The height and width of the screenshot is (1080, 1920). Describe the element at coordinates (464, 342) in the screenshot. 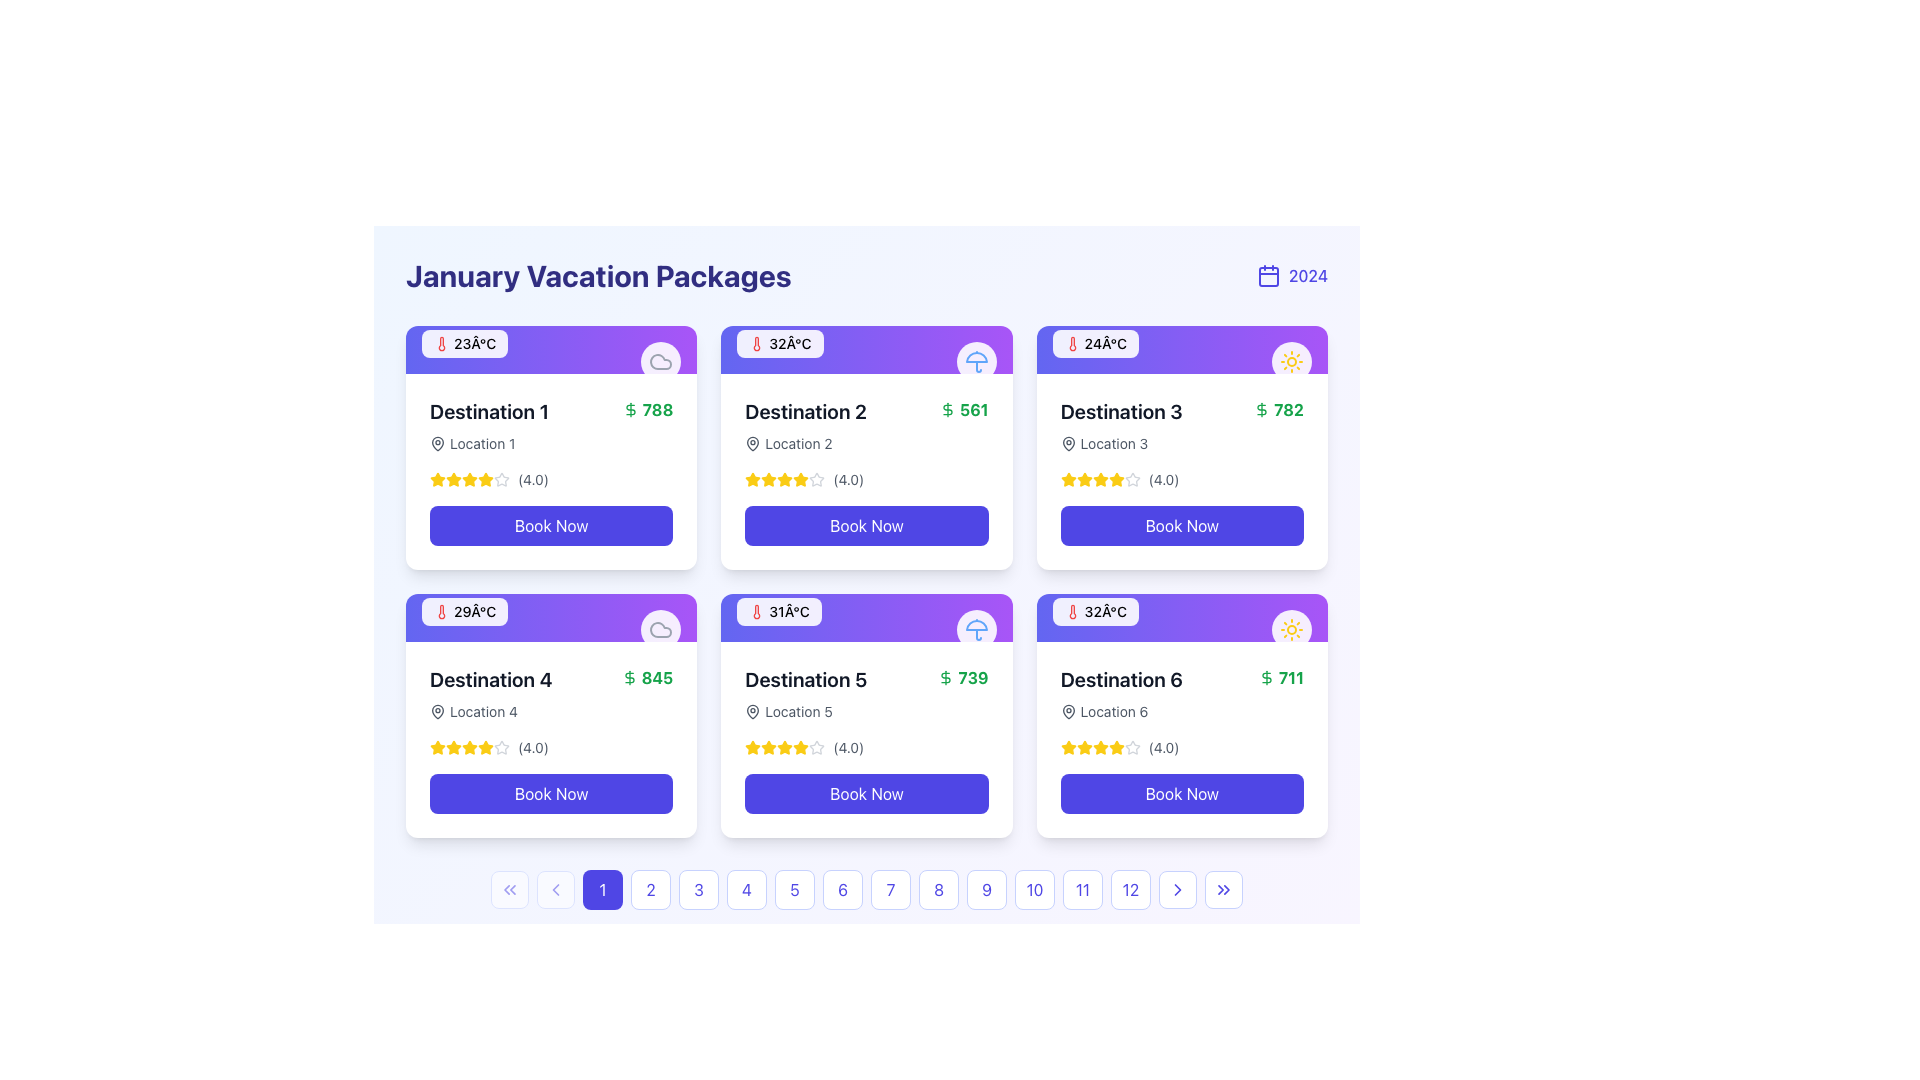

I see `the Informational indicator displaying the temperature, located in the bottom-left section of the second card in the first row of a grid of cards` at that location.